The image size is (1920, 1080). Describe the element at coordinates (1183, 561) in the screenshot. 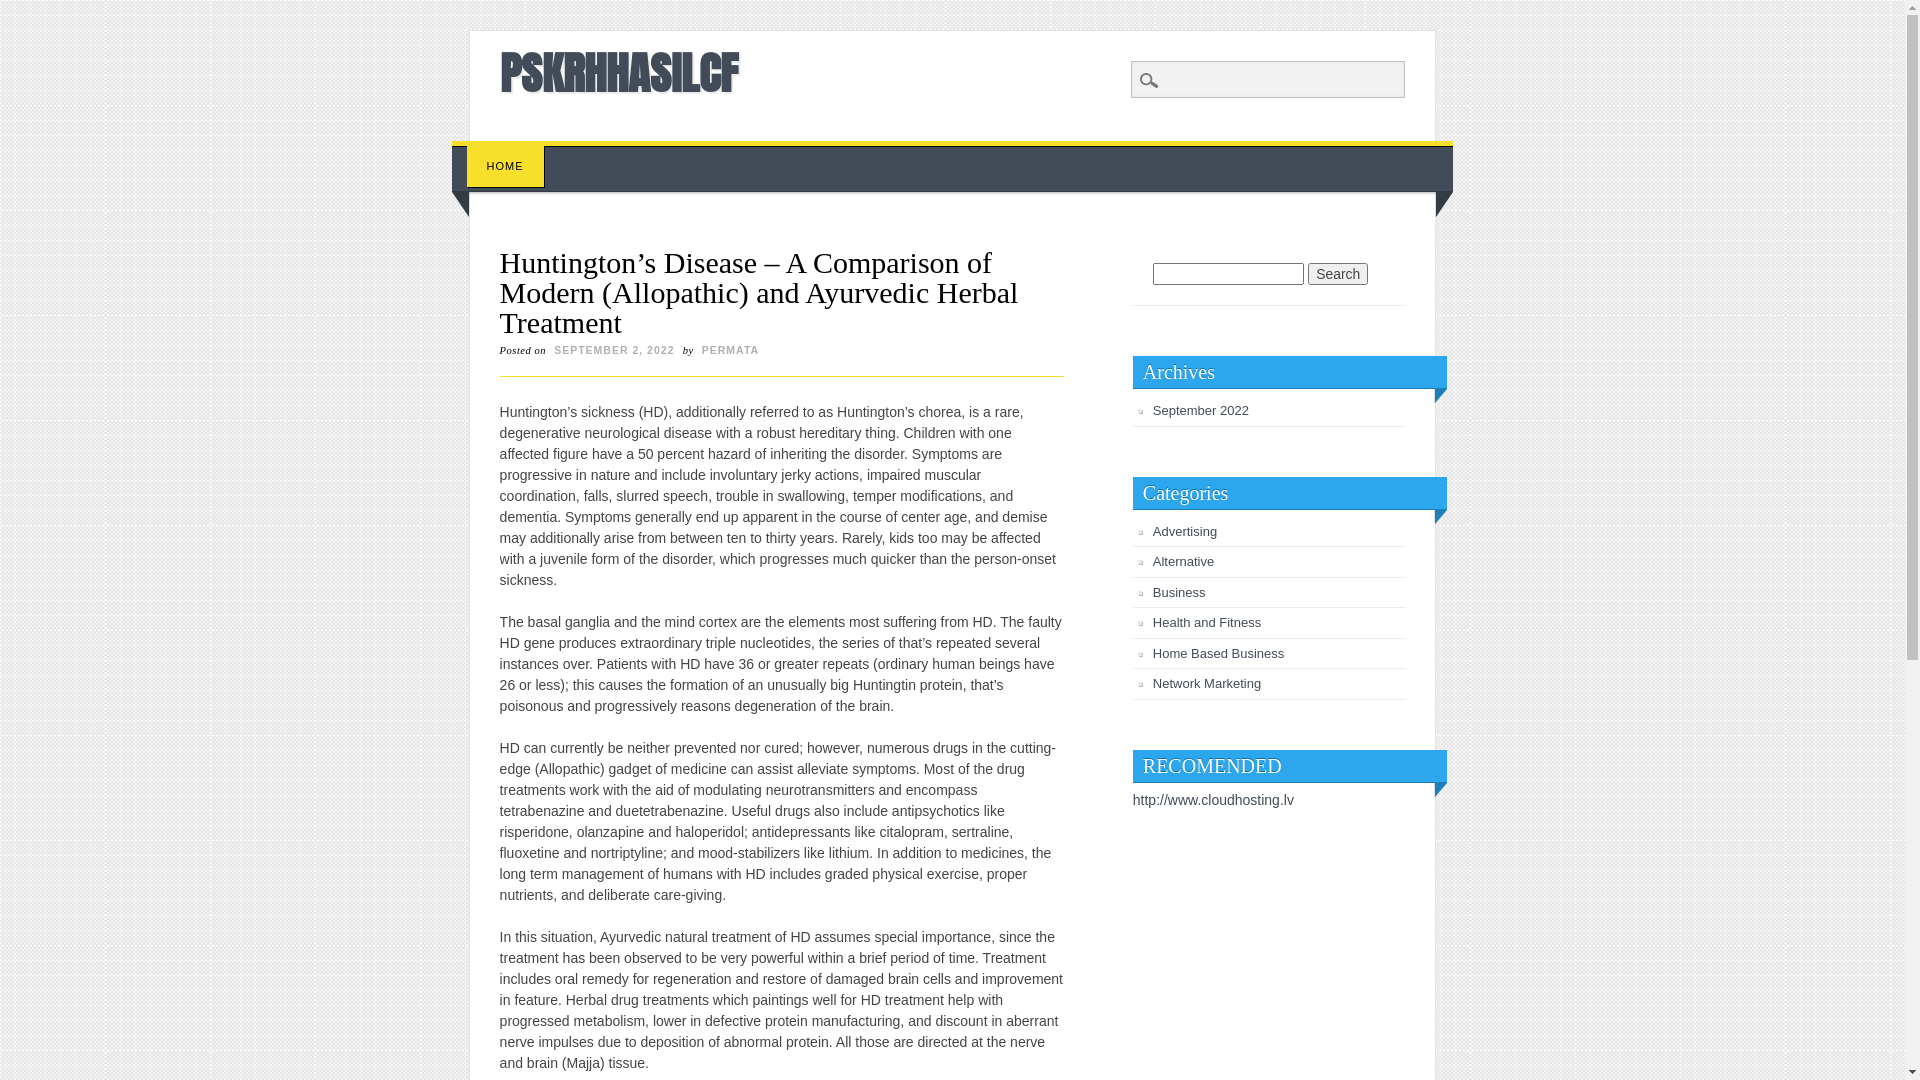

I see `'Alternative'` at that location.